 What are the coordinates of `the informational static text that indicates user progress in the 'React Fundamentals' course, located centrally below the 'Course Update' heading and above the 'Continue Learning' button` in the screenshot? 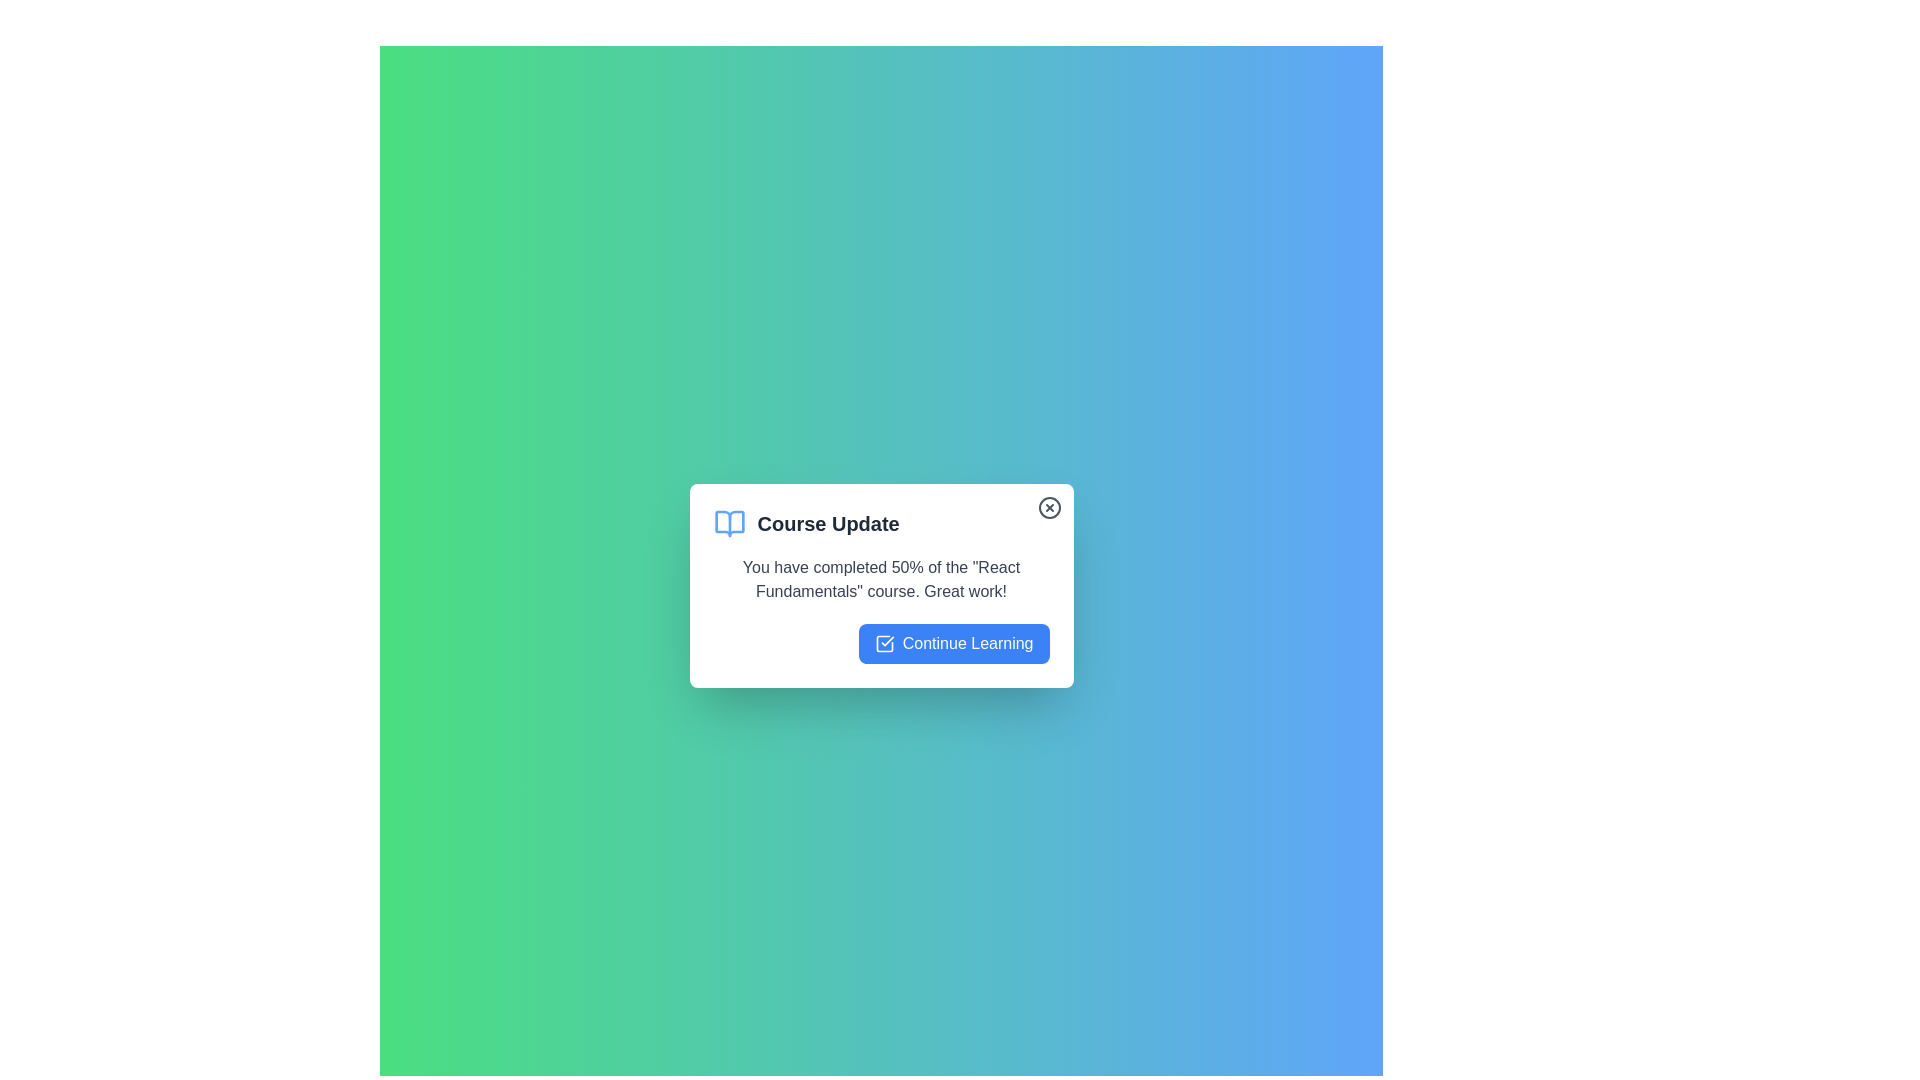 It's located at (880, 579).